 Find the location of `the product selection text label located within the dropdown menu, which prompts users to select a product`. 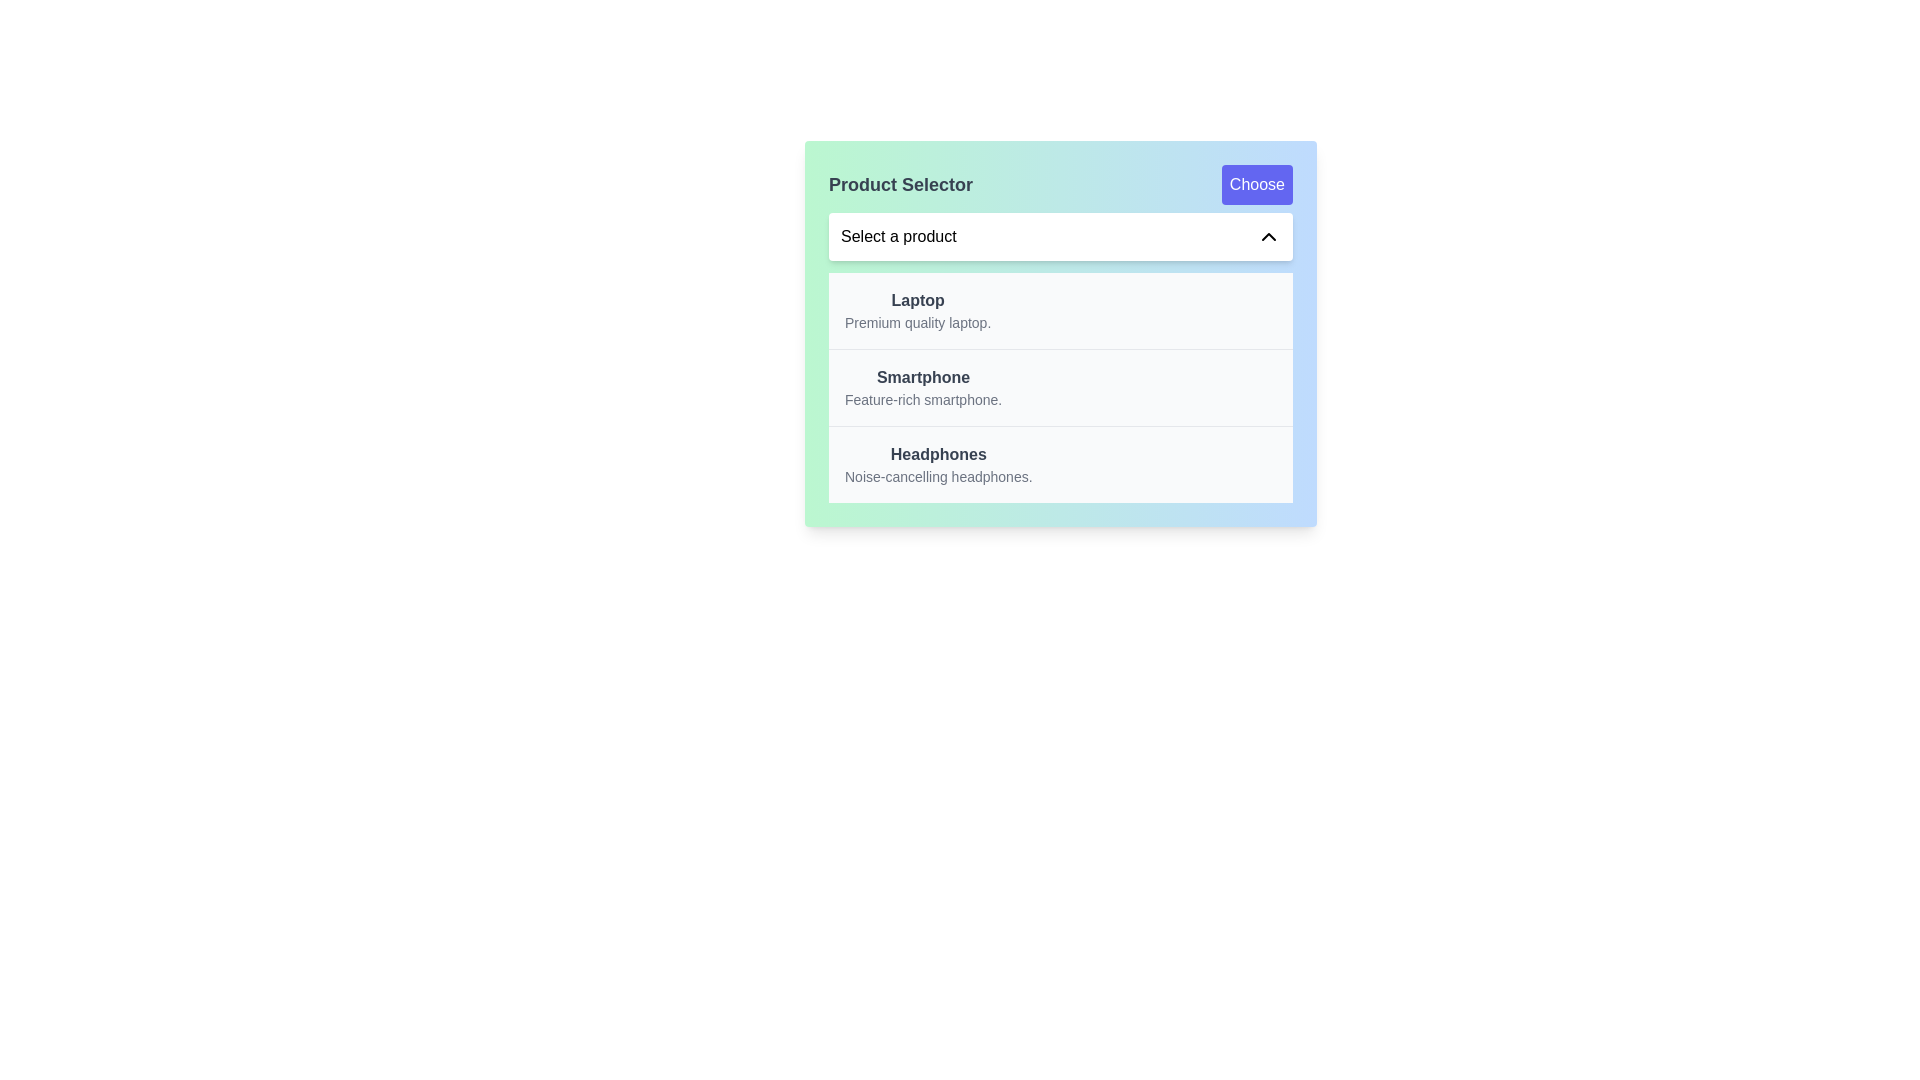

the product selection text label located within the dropdown menu, which prompts users to select a product is located at coordinates (897, 235).